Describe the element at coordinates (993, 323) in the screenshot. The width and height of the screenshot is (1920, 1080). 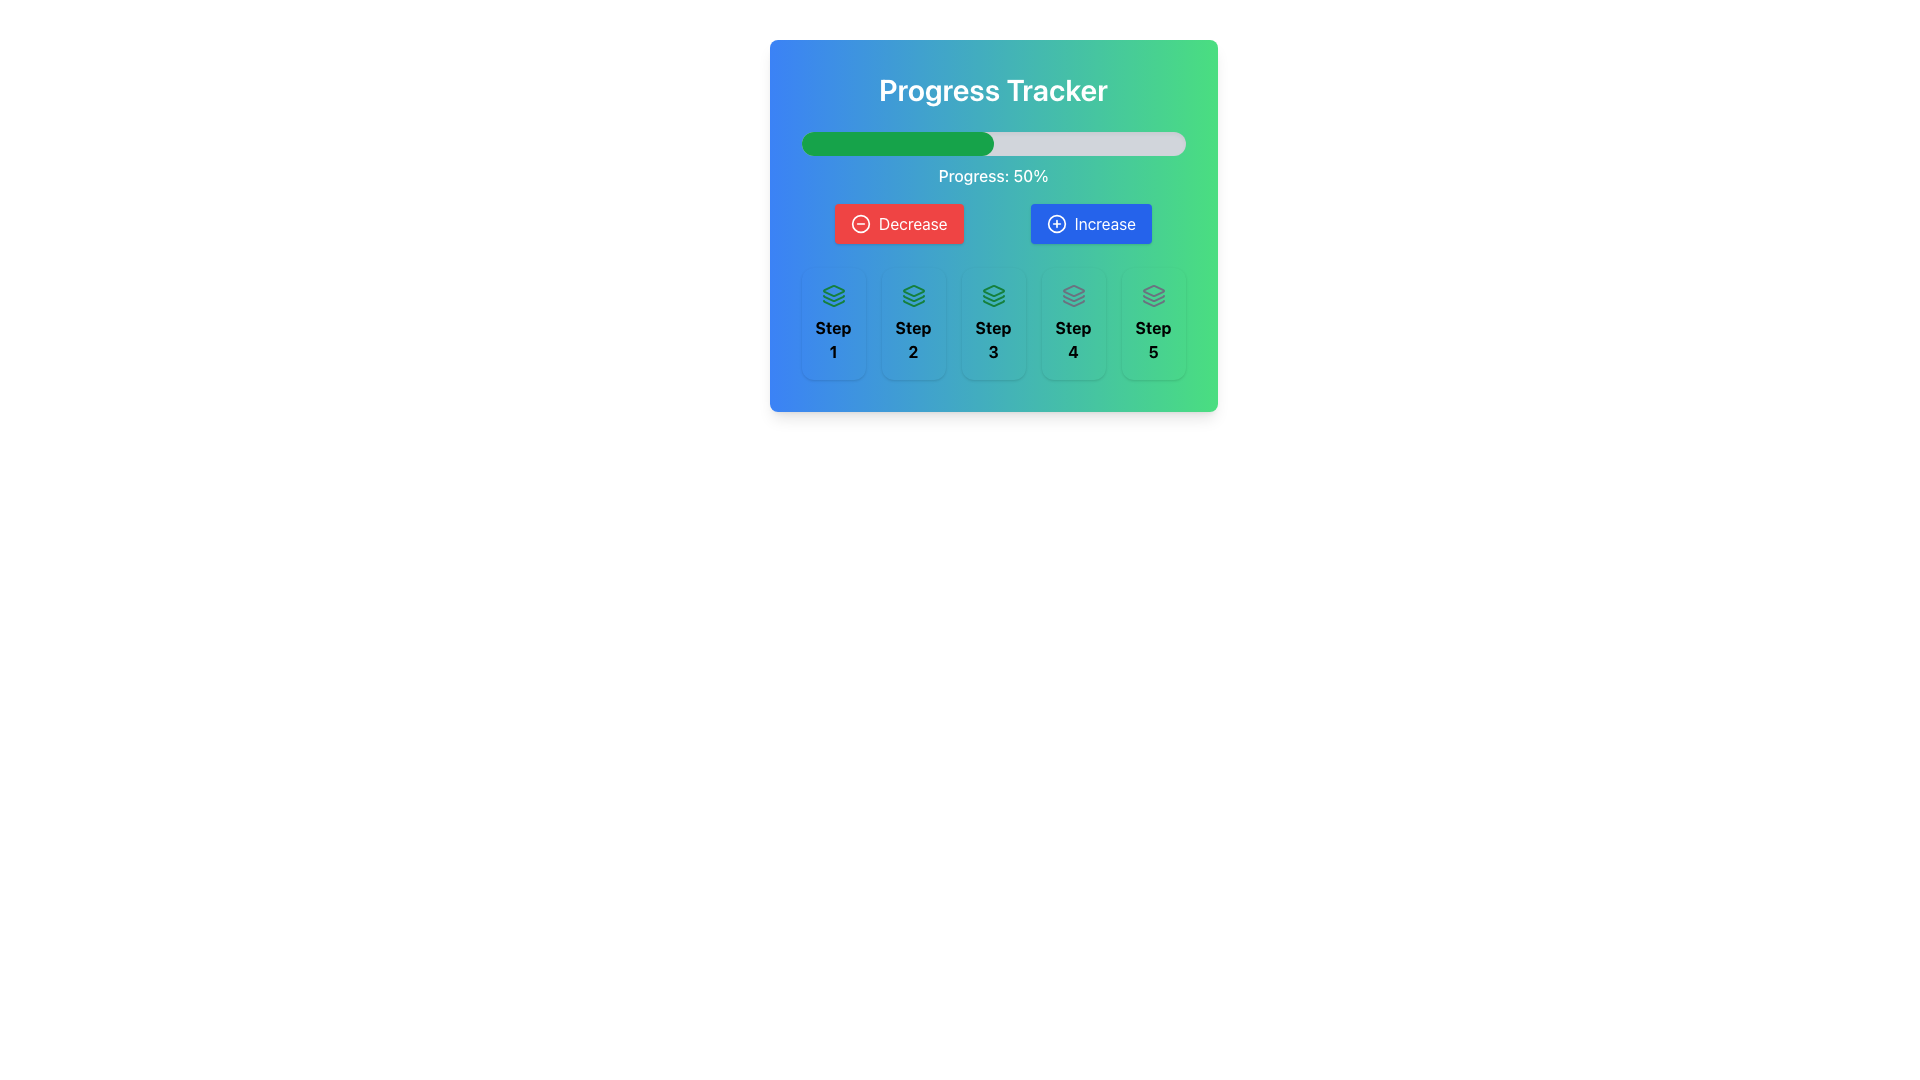
I see `the Progress step indicator component, which is a rectangular block with a green stack icon and the text 'Step 3' in bold, located as the third block in a row of five progress steps` at that location.